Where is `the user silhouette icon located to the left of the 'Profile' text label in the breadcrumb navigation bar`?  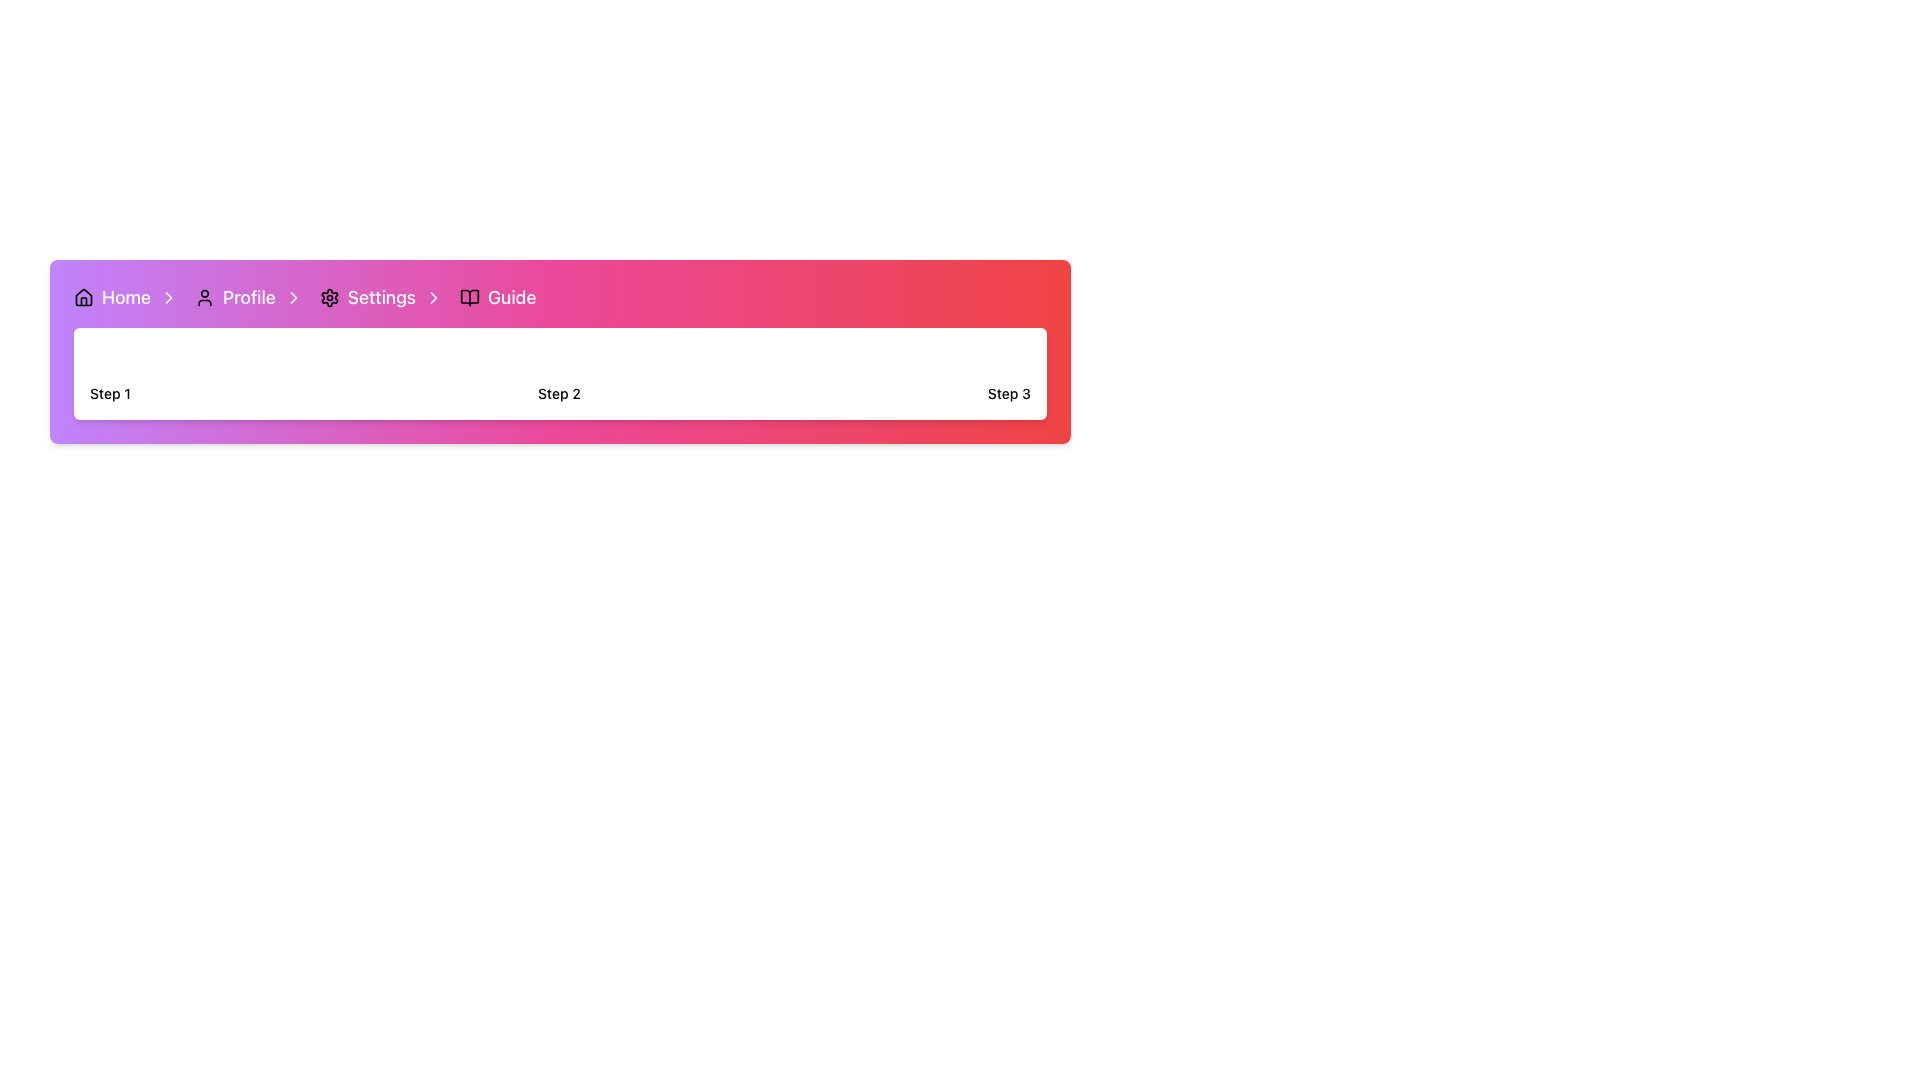
the user silhouette icon located to the left of the 'Profile' text label in the breadcrumb navigation bar is located at coordinates (205, 297).